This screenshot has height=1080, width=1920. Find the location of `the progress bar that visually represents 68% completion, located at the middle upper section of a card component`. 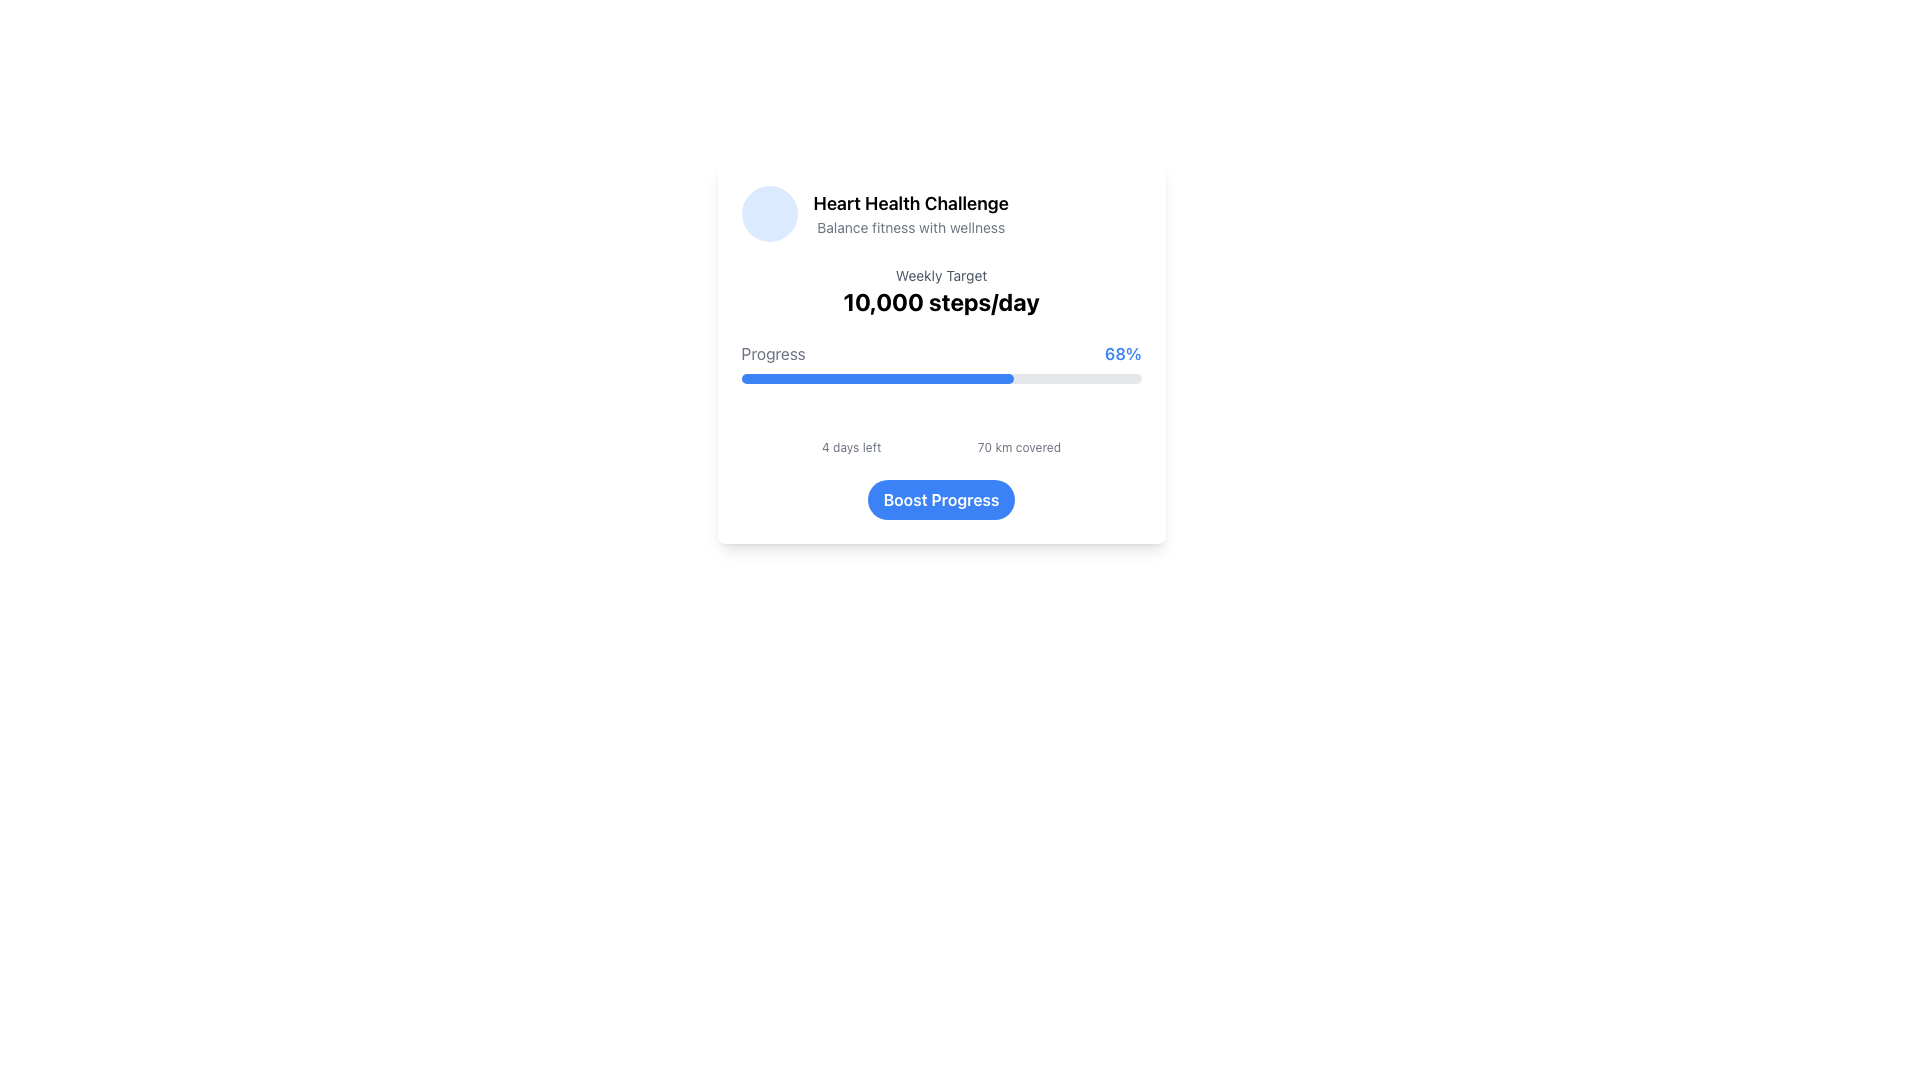

the progress bar that visually represents 68% completion, located at the middle upper section of a card component is located at coordinates (877, 378).